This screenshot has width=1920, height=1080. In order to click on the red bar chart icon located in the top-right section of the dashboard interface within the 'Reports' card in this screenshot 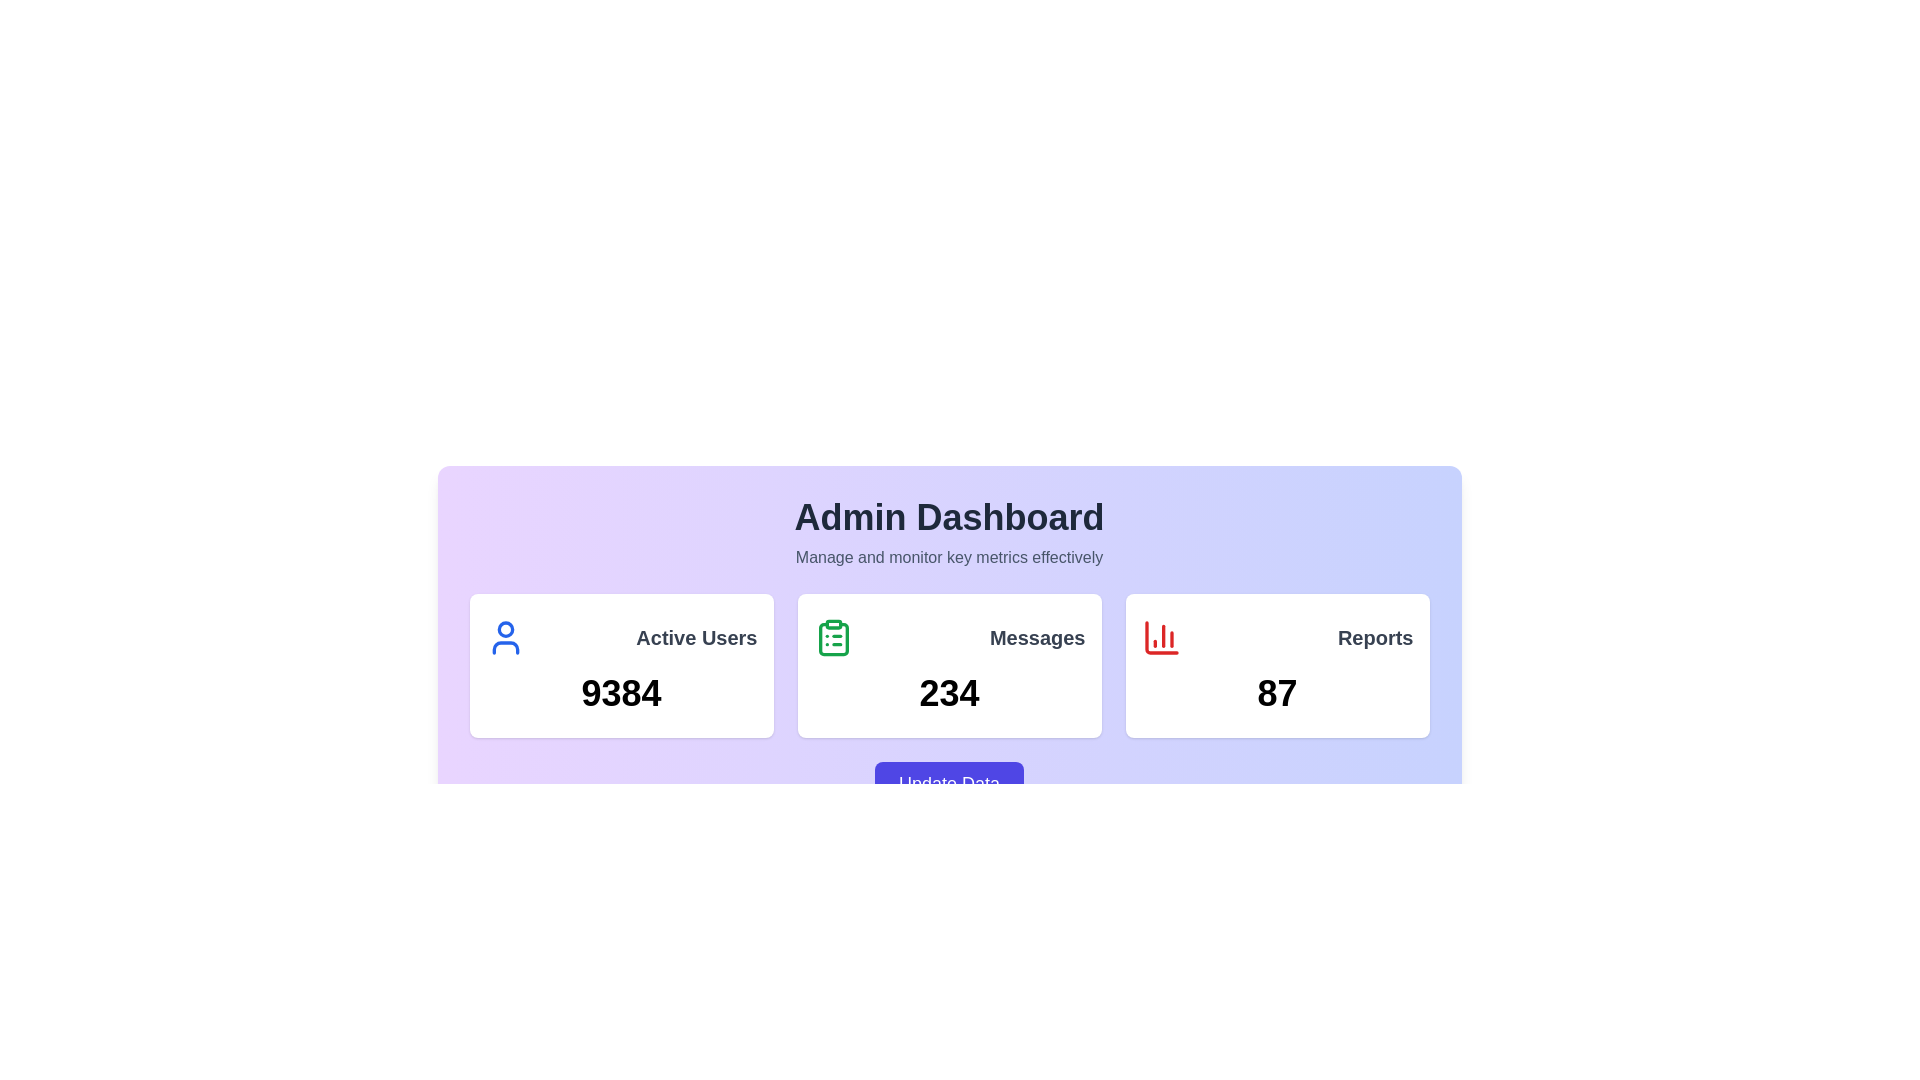, I will do `click(1161, 637)`.